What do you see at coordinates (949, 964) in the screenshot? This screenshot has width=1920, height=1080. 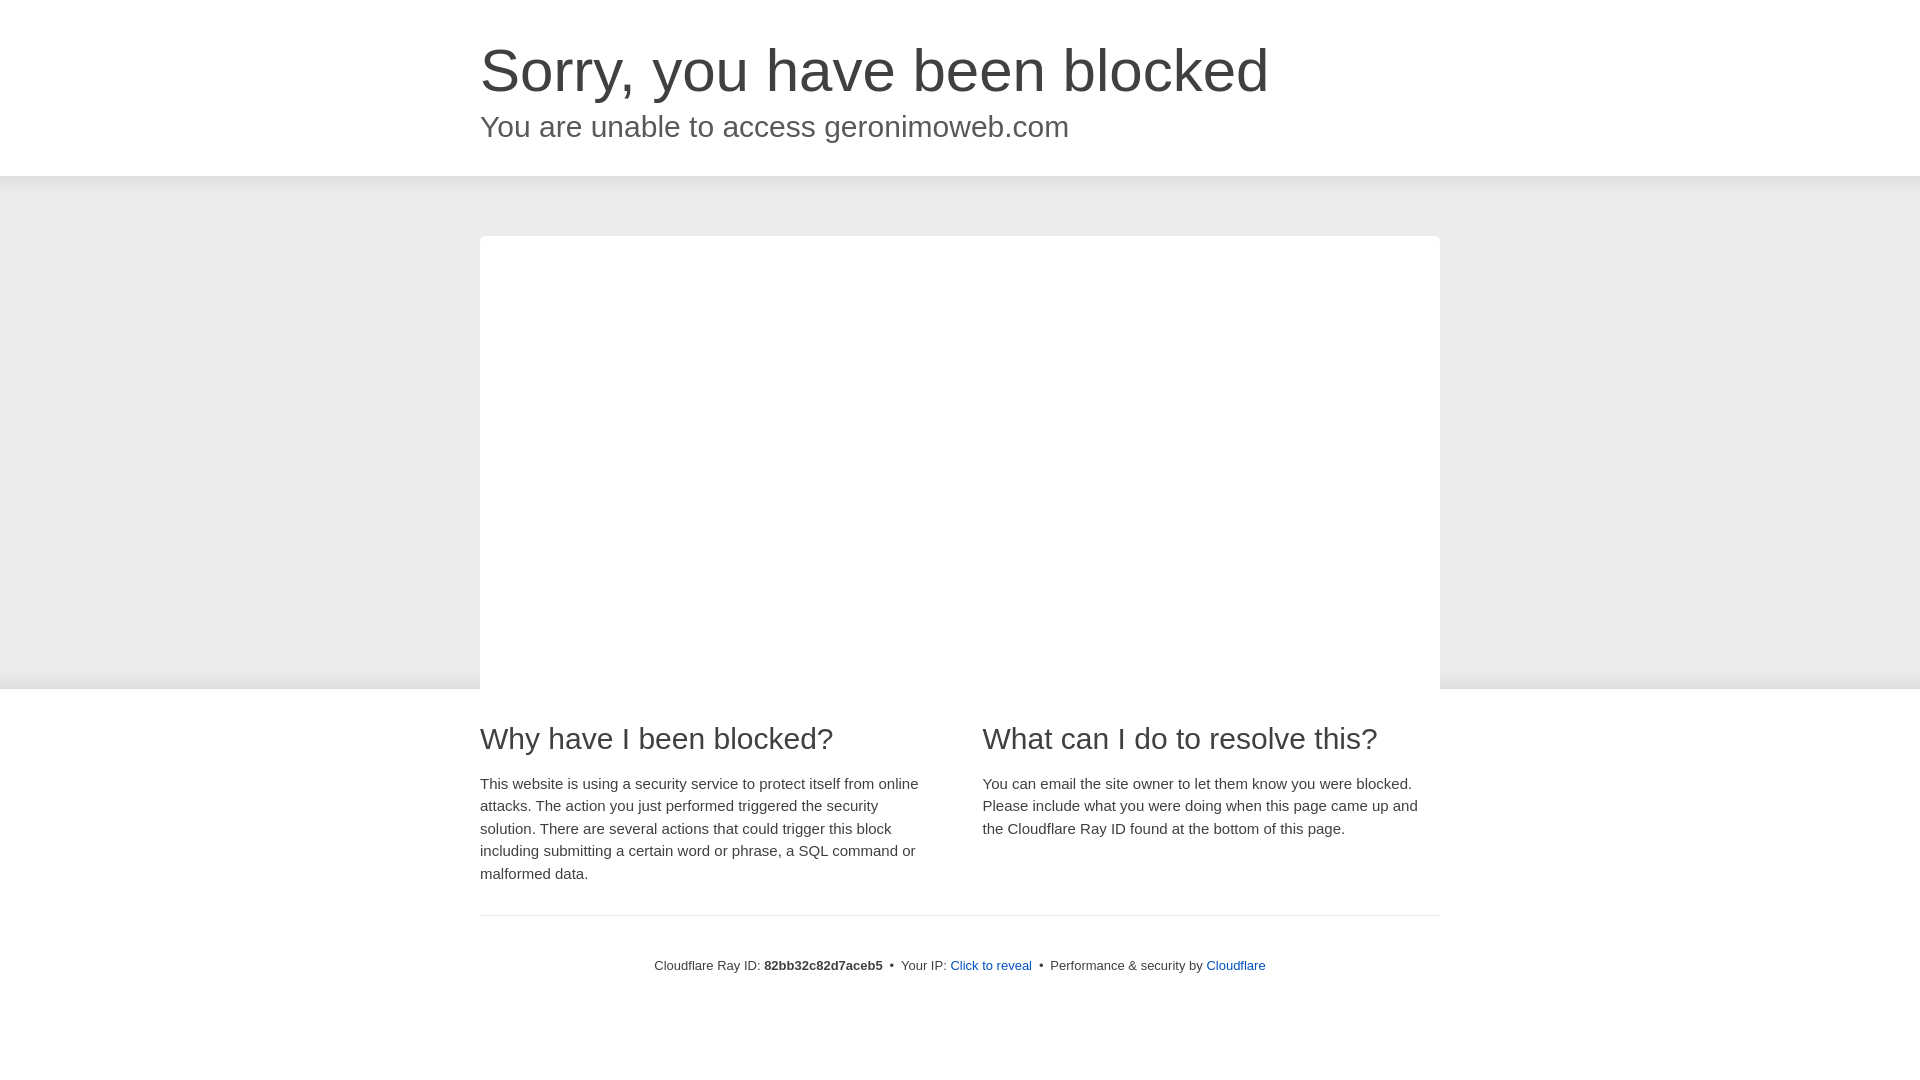 I see `'Click to reveal'` at bounding box center [949, 964].